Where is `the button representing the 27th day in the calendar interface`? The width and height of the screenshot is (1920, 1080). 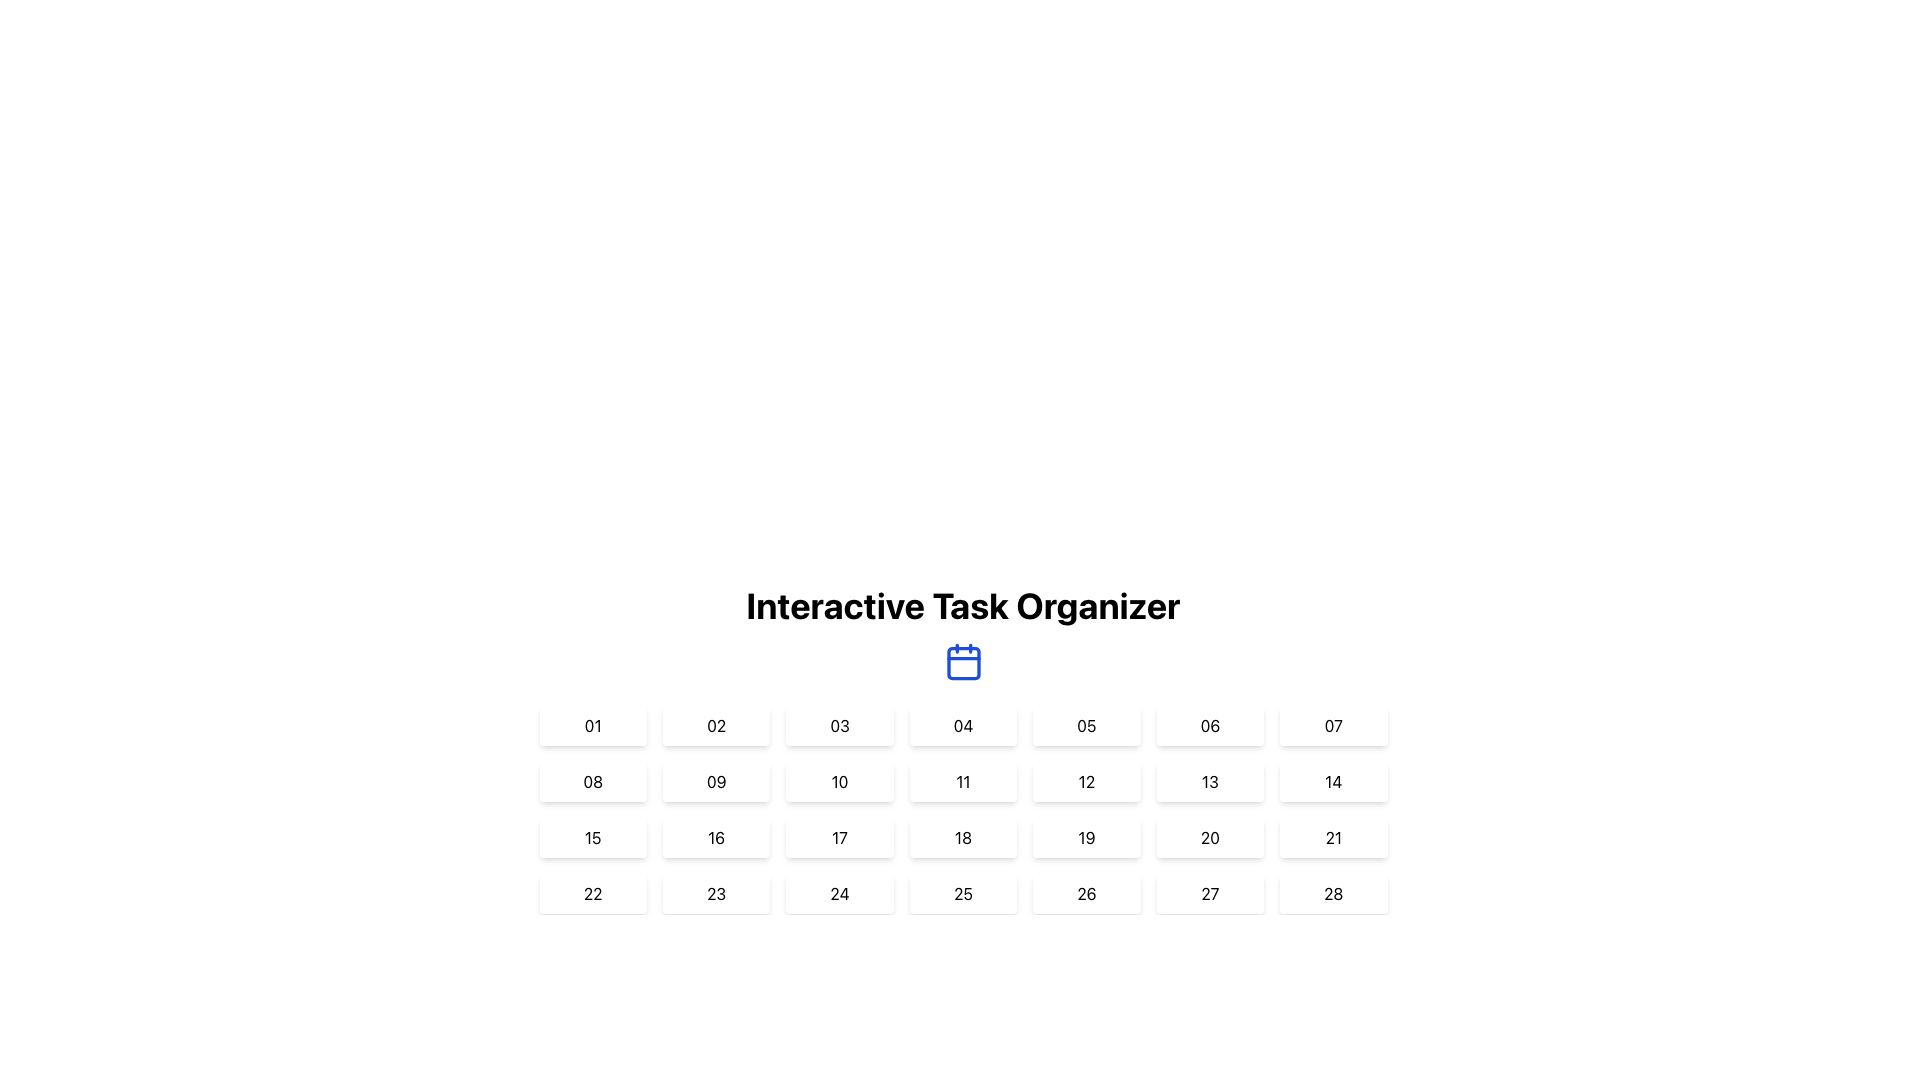
the button representing the 27th day in the calendar interface is located at coordinates (1209, 893).